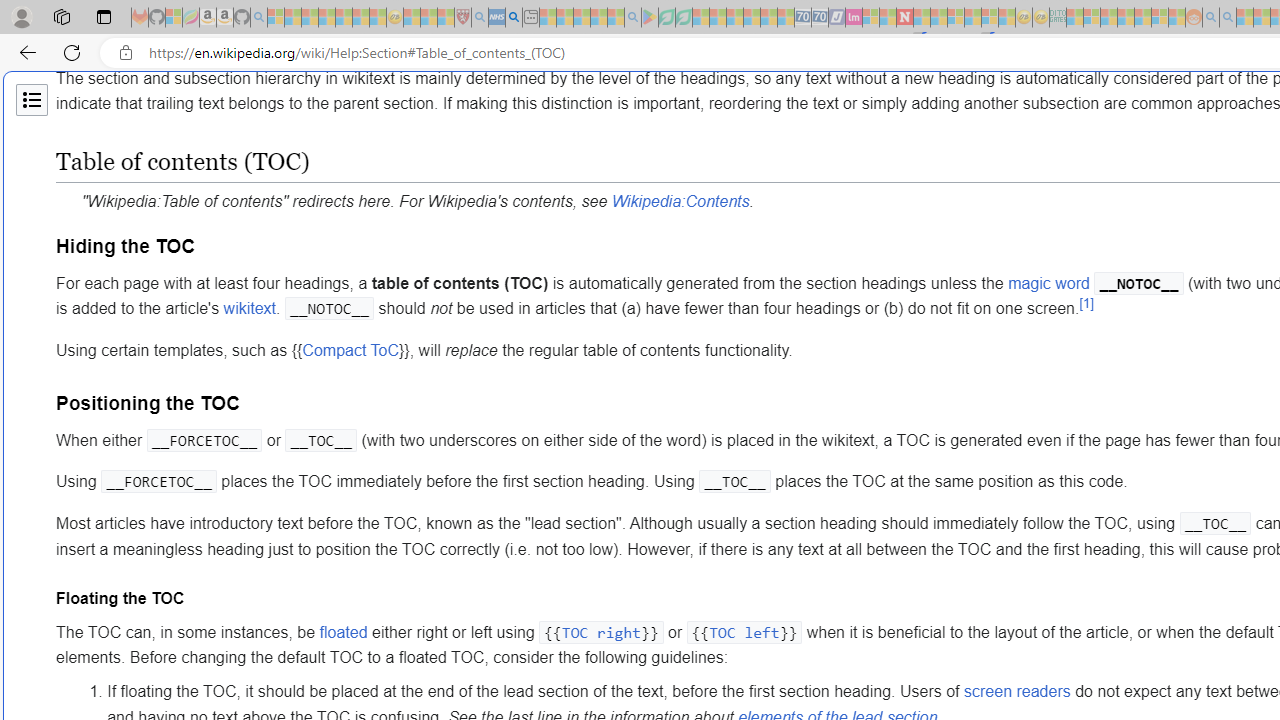 This screenshot has height=720, width=1280. I want to click on 'Local - MSN - Sleeping', so click(445, 17).